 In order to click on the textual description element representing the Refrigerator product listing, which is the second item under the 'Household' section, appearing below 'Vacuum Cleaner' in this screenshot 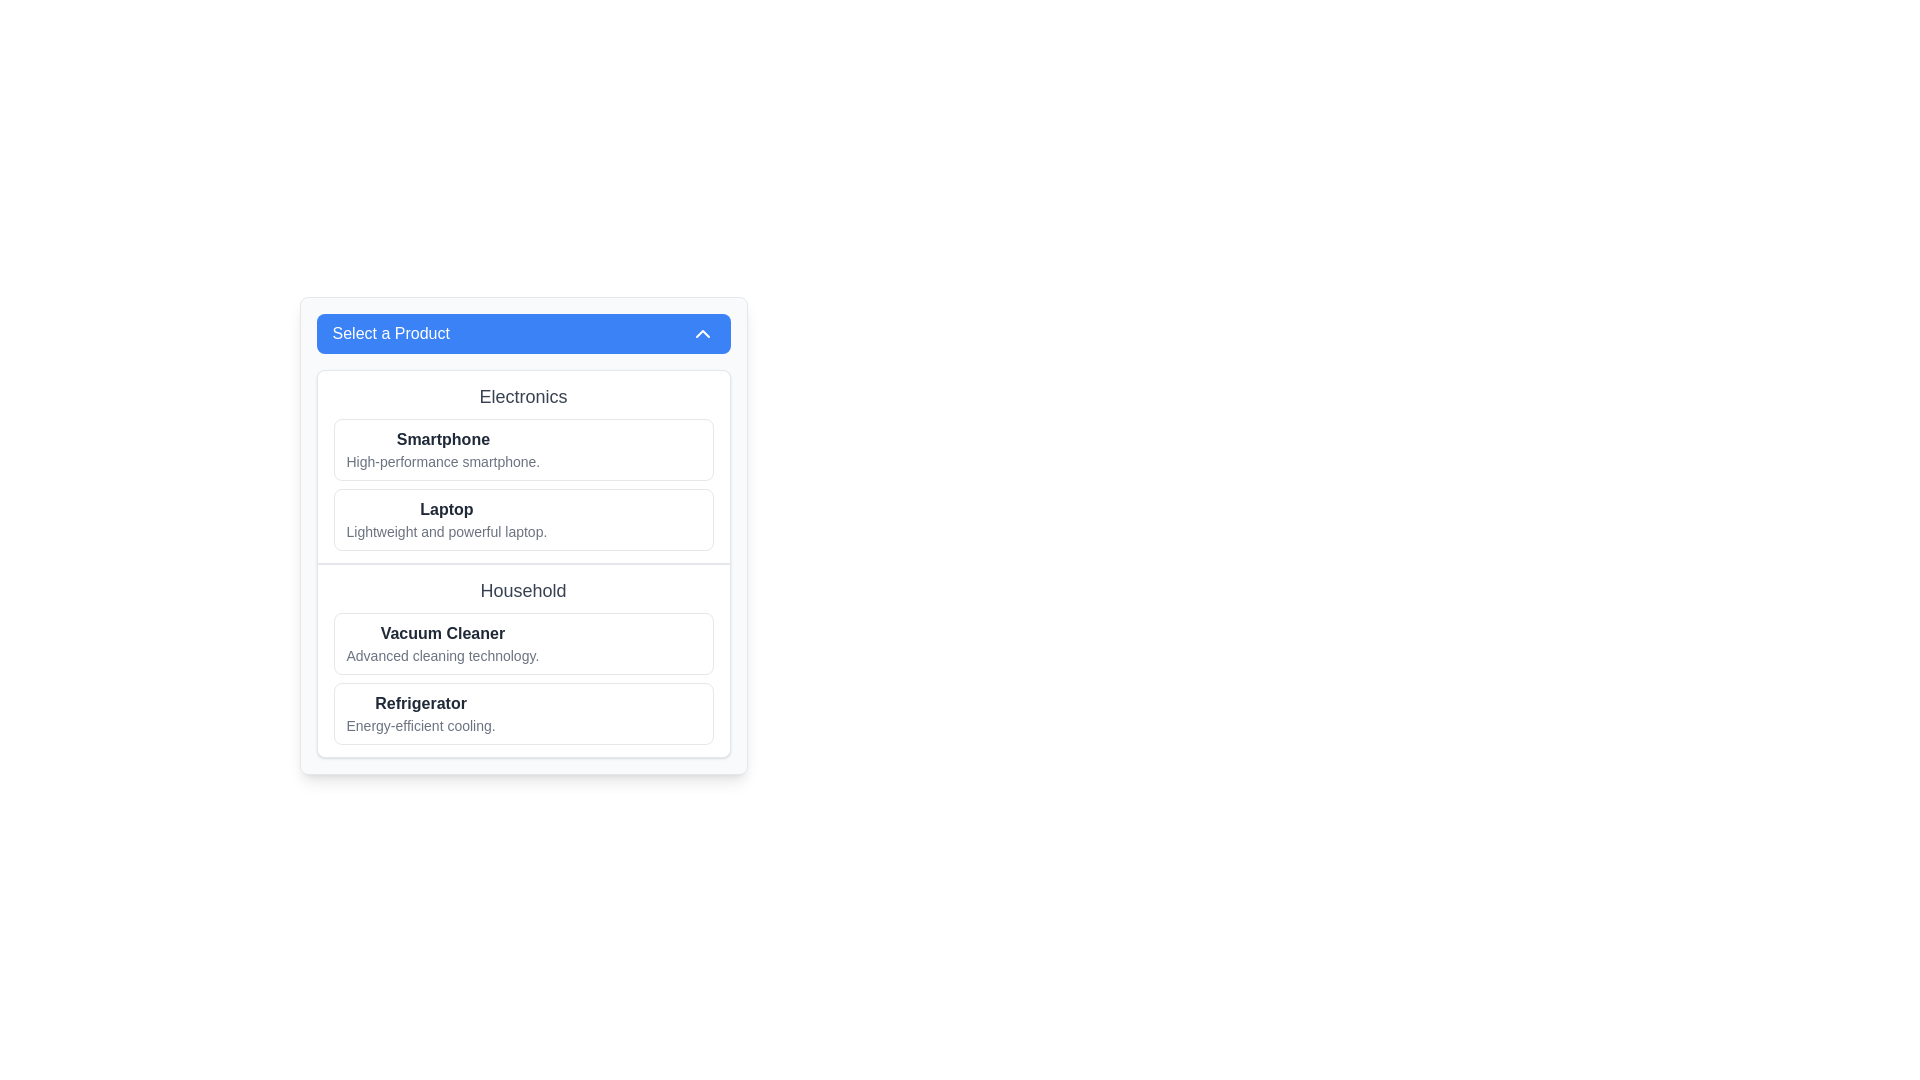, I will do `click(420, 712)`.